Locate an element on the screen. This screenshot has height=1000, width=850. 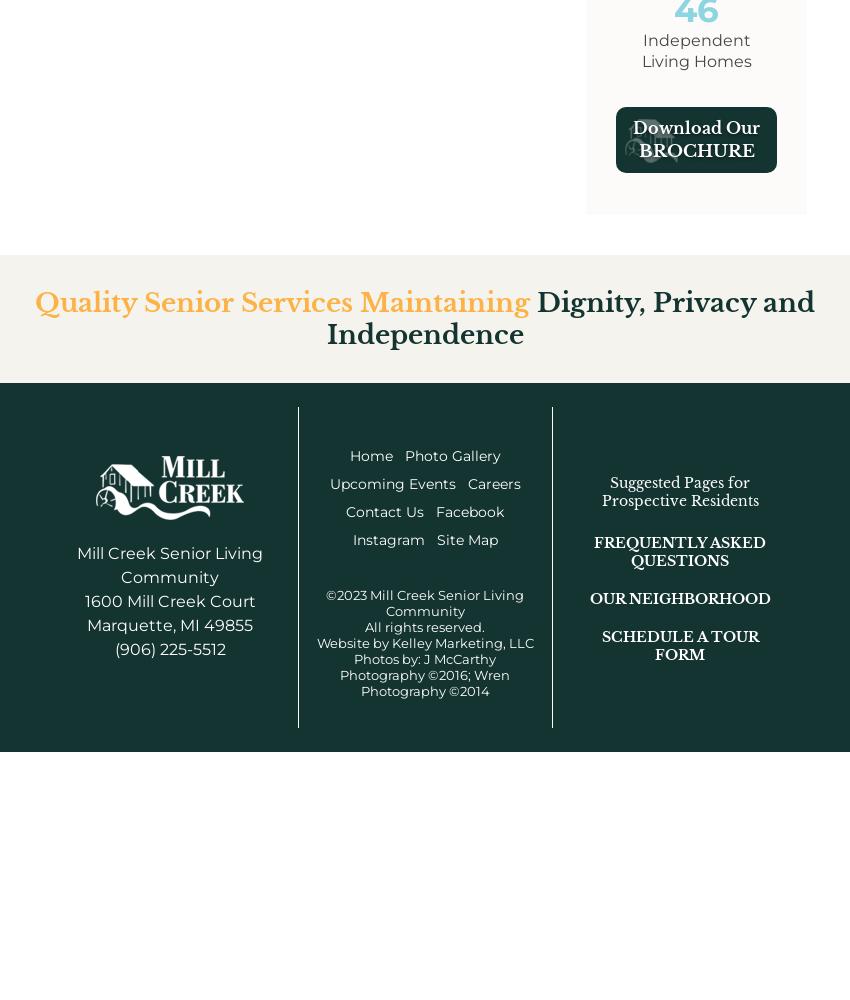
'Marquette, MI 49855' is located at coordinates (170, 625).